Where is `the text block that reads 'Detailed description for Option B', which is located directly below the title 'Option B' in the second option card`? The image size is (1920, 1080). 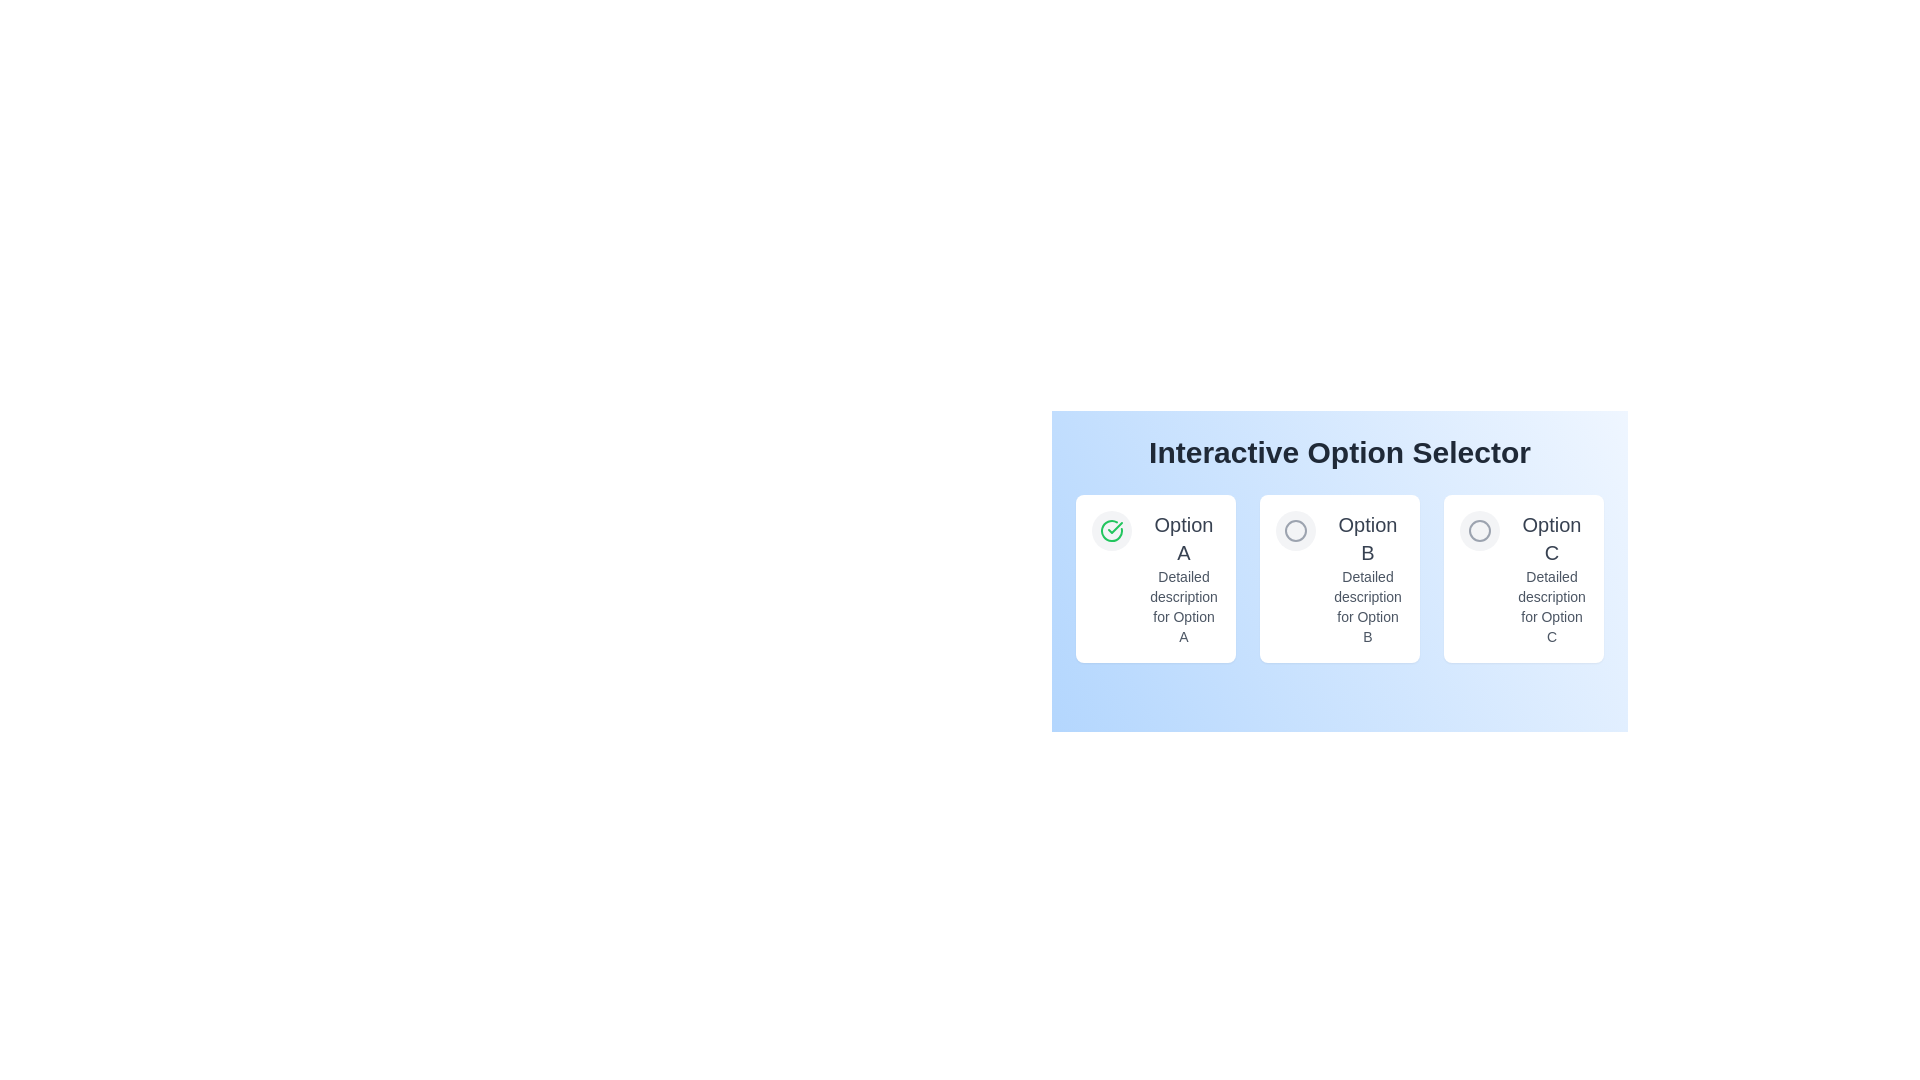 the text block that reads 'Detailed description for Option B', which is located directly below the title 'Option B' in the second option card is located at coordinates (1367, 605).